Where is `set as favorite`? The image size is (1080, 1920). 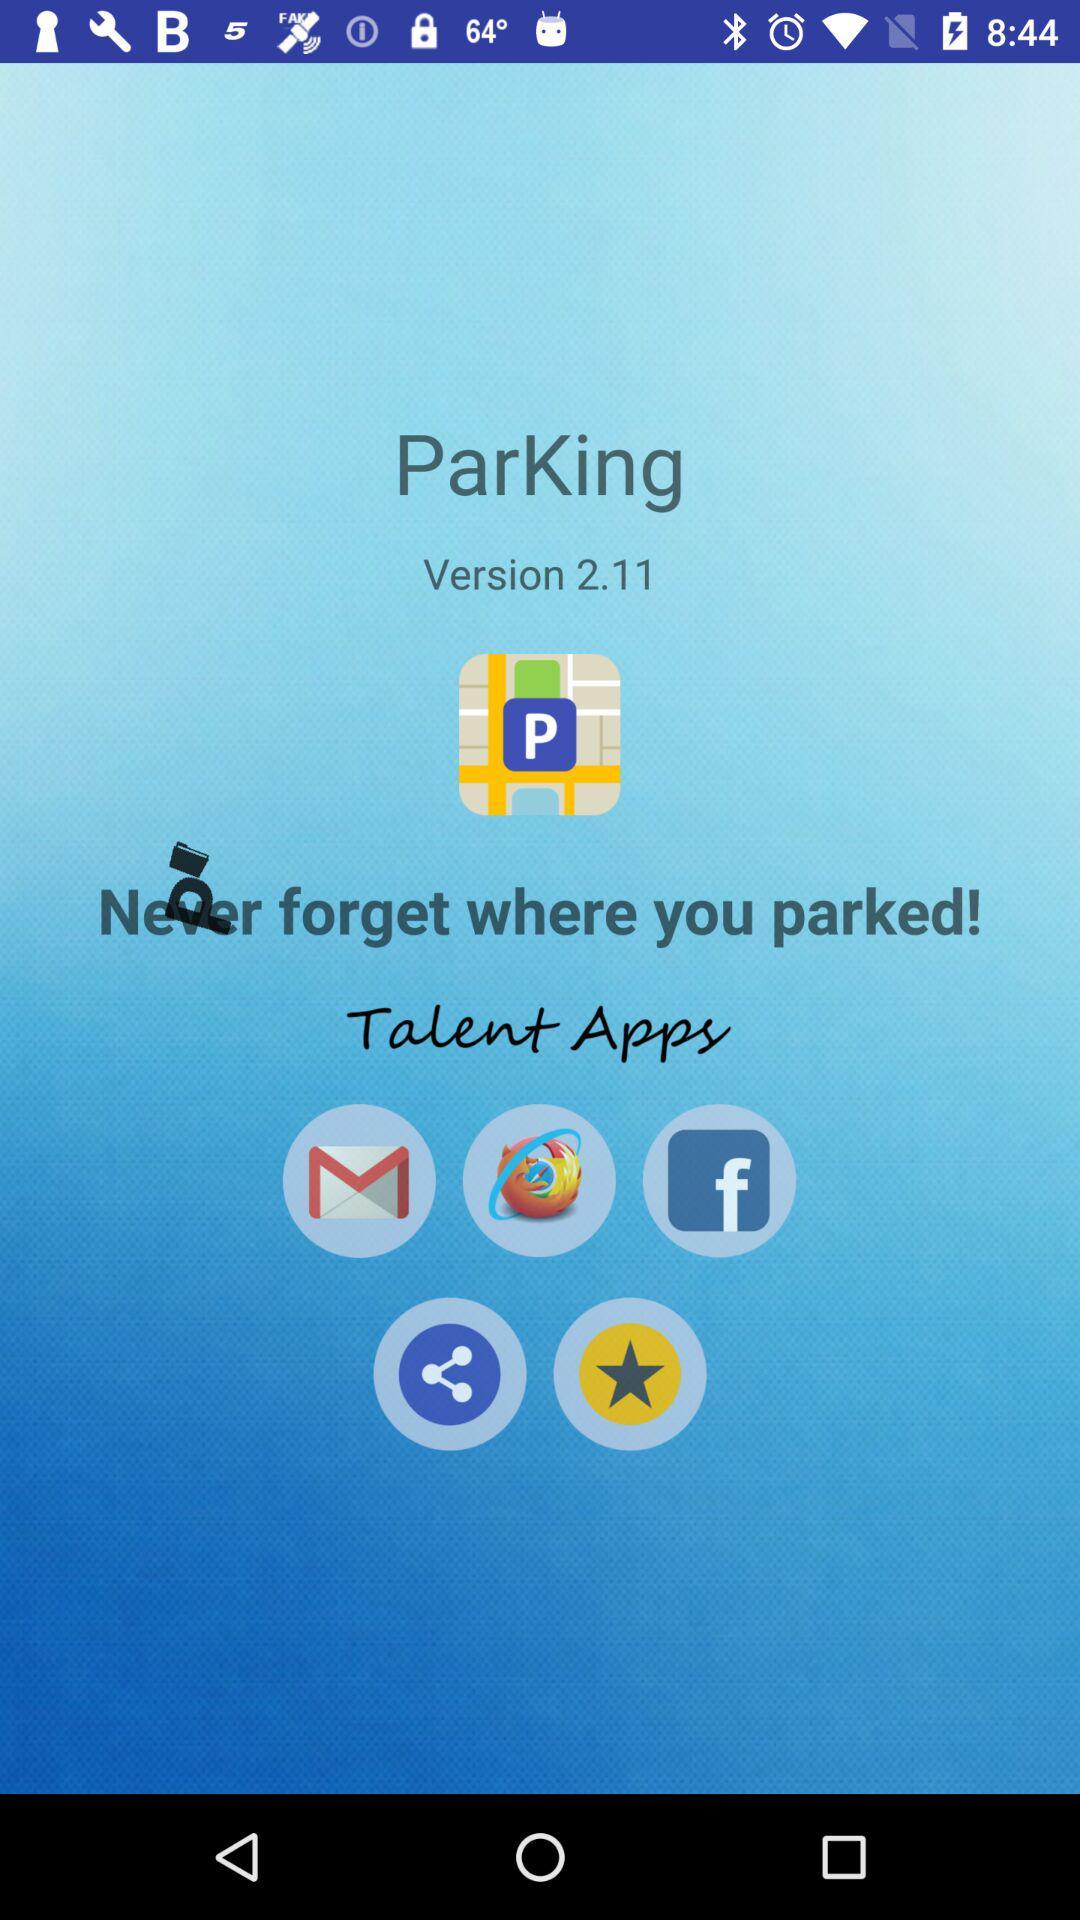 set as favorite is located at coordinates (628, 1372).